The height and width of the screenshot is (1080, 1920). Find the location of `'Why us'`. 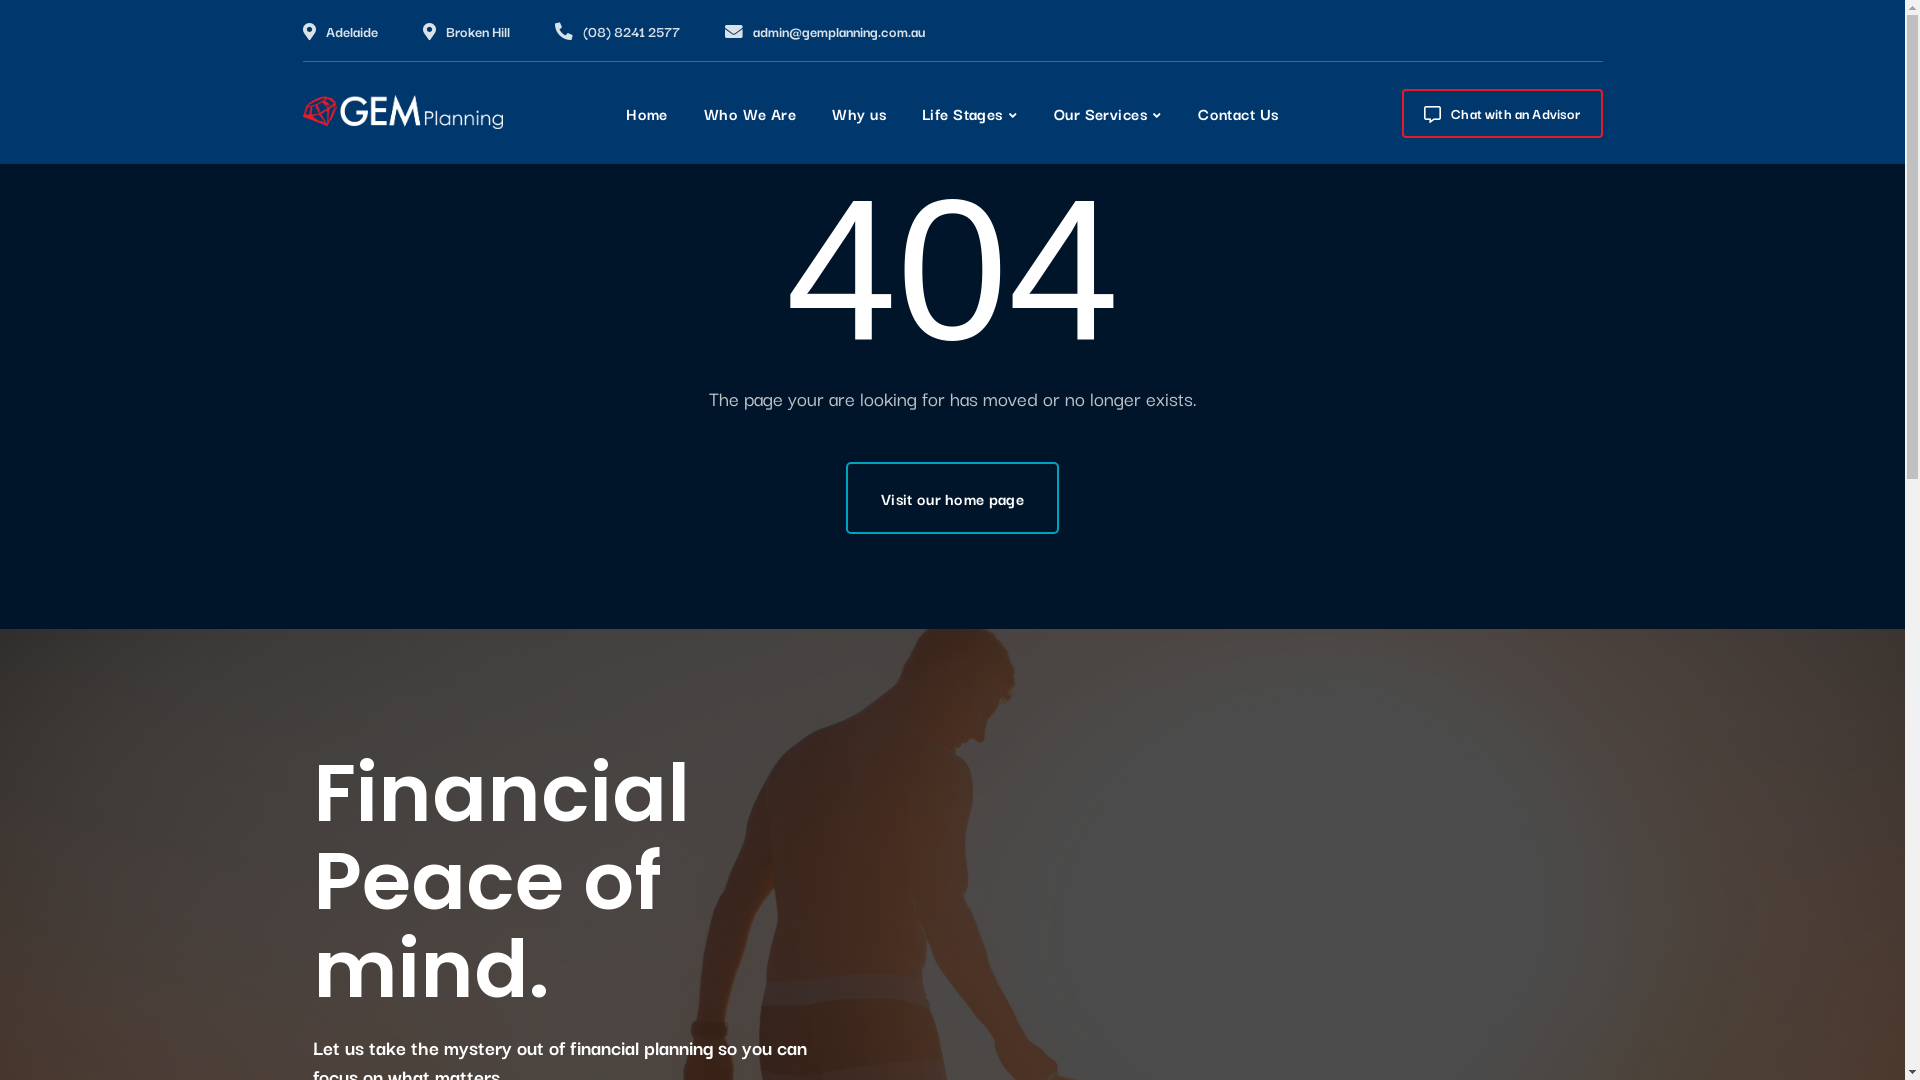

'Why us' is located at coordinates (859, 112).